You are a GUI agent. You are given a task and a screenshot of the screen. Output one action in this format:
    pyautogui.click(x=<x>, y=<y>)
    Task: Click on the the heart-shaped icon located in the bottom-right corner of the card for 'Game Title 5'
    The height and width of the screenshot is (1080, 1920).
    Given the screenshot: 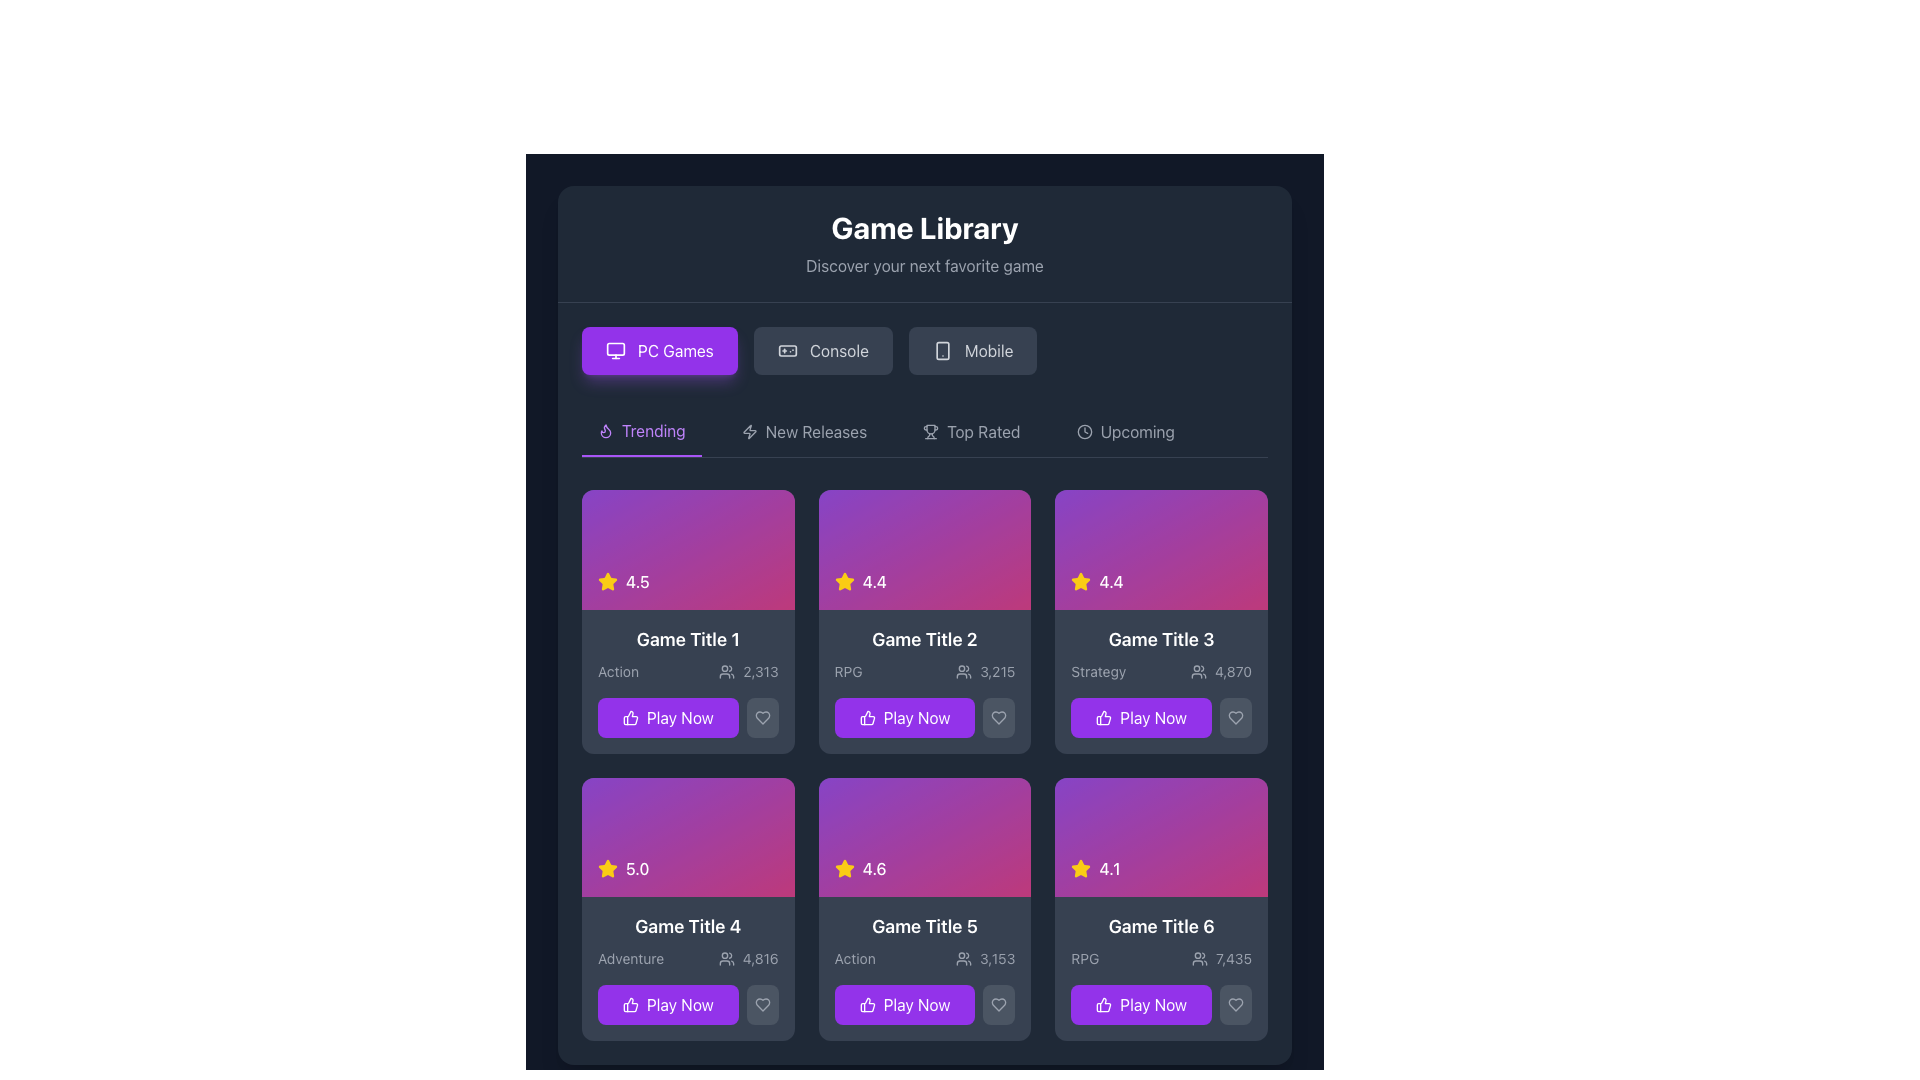 What is the action you would take?
    pyautogui.click(x=999, y=1005)
    